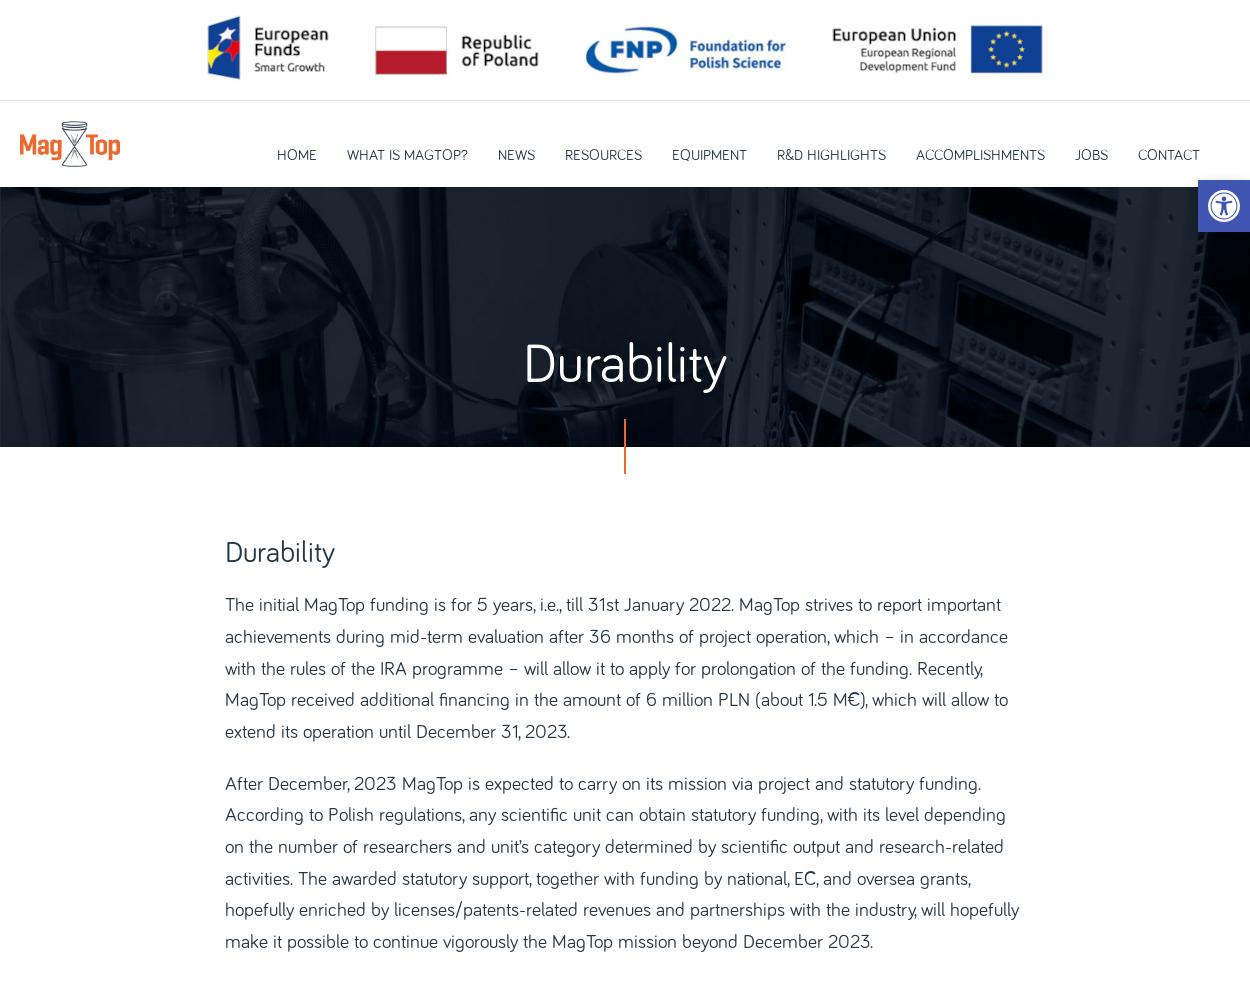 The image size is (1250, 1000). I want to click on 'Equipment', so click(707, 155).